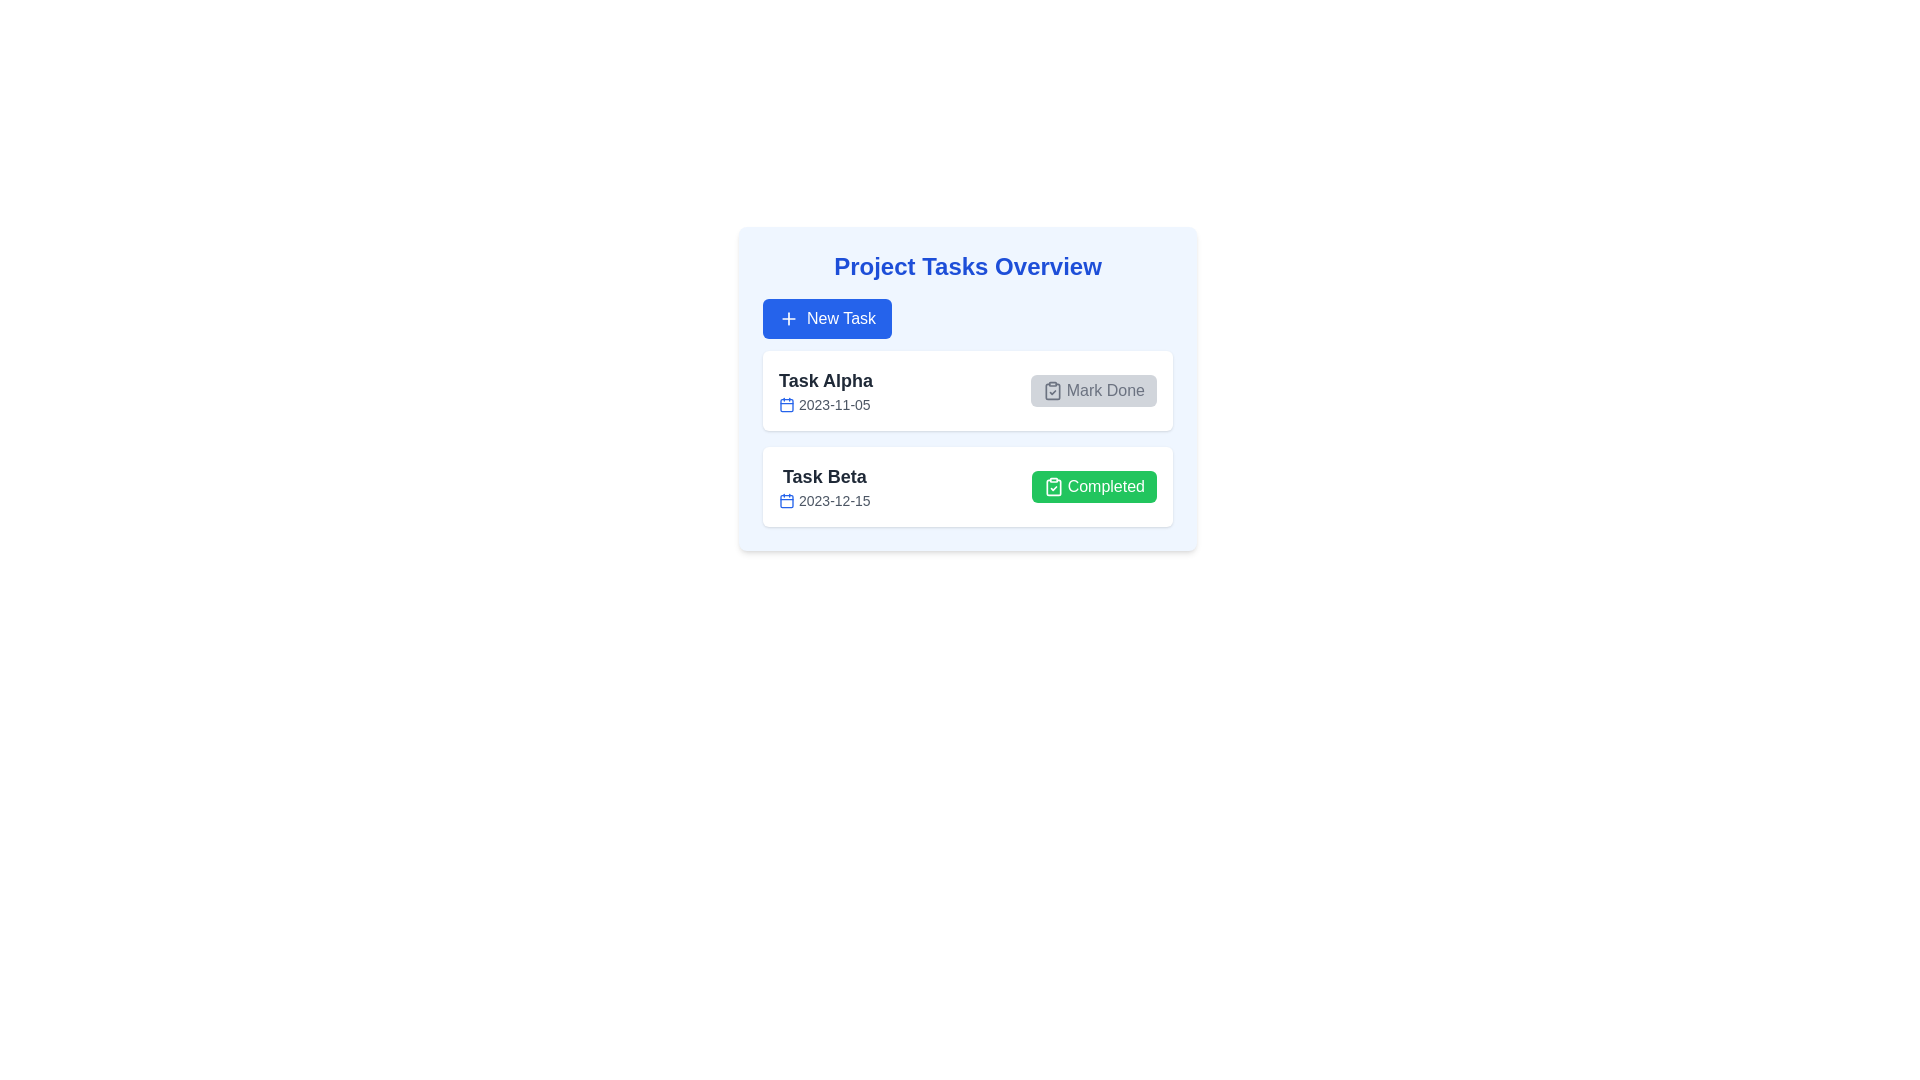 This screenshot has height=1080, width=1920. I want to click on the date display component, which consists of a blue calendar icon and the date '2023-11-05' in a small gray font, located within the card titled 'Task Alpha', so click(825, 405).